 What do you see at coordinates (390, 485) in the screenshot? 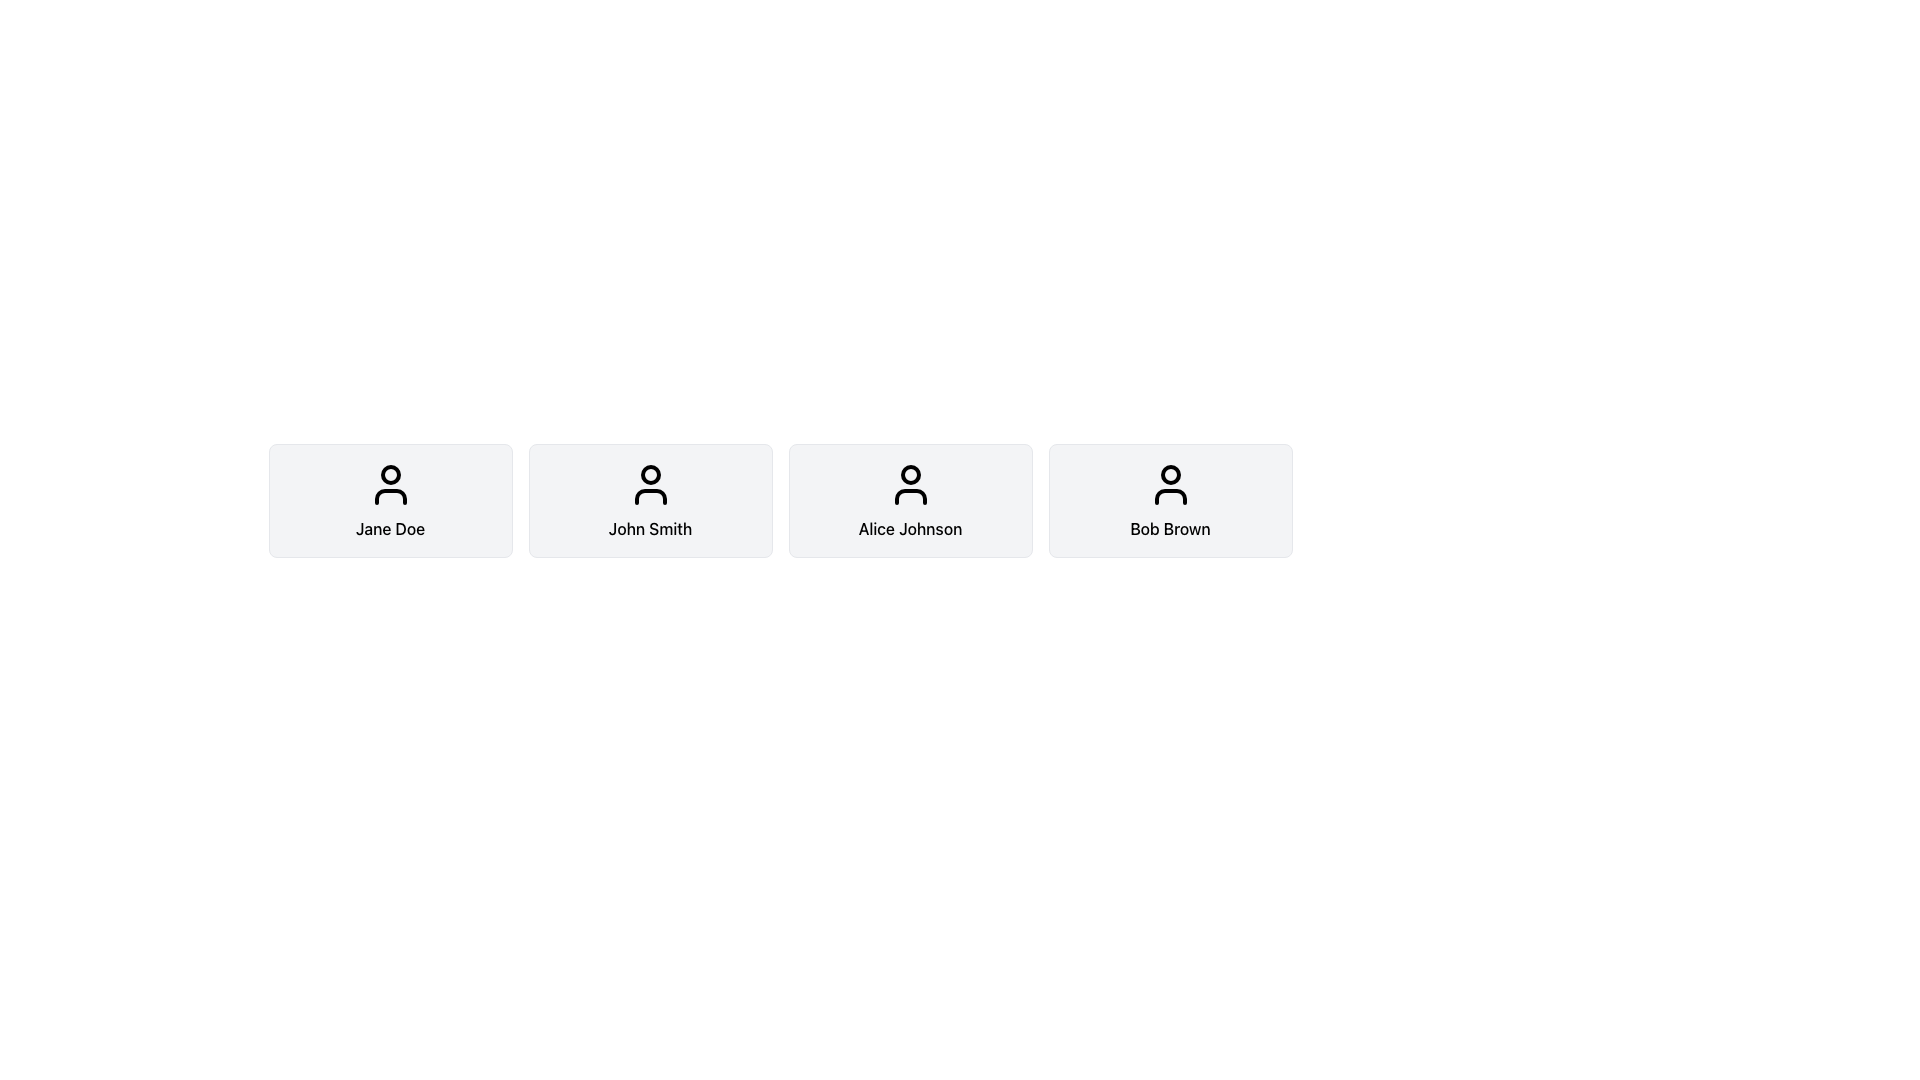
I see `the SVG user icon representing a profile picture of 'Jane Doe', which is centered within the first profile card in a horizontal sequence` at bounding box center [390, 485].